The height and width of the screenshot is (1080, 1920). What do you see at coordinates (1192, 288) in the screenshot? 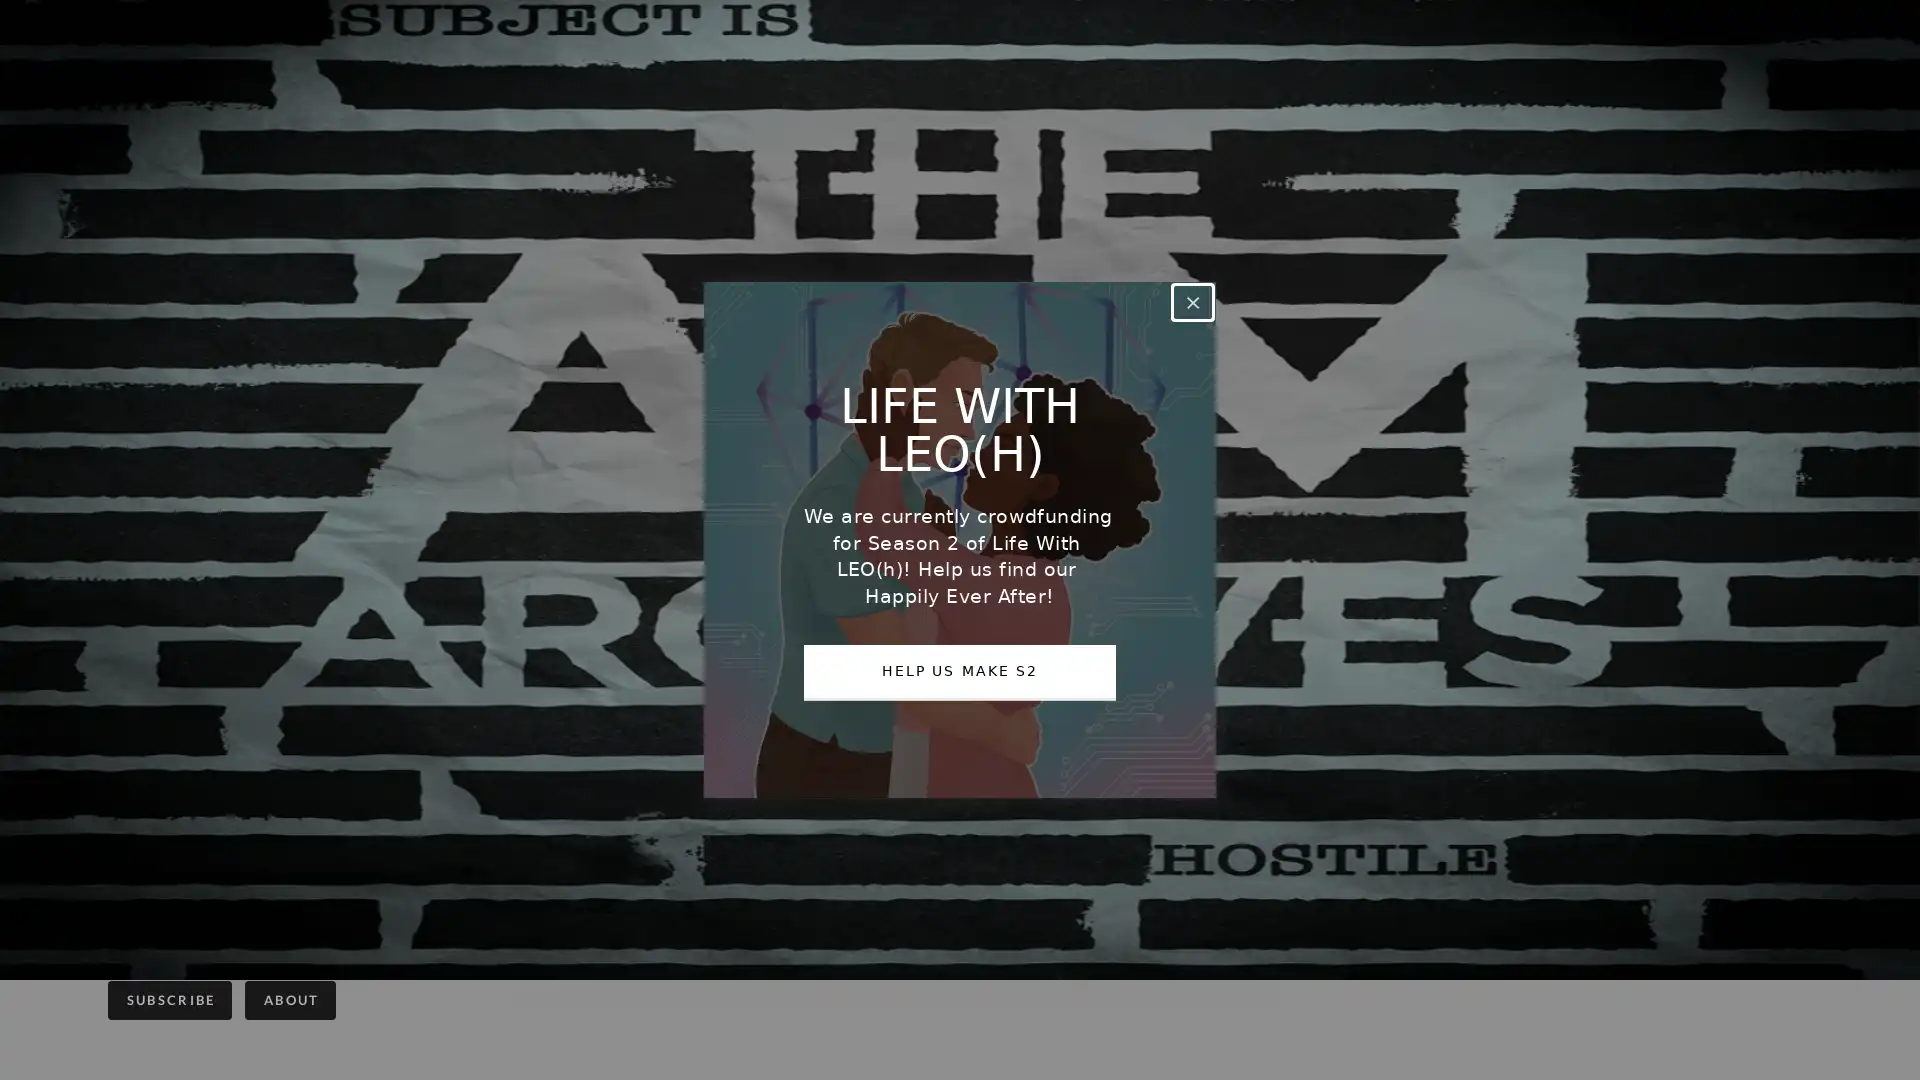
I see `Close` at bounding box center [1192, 288].